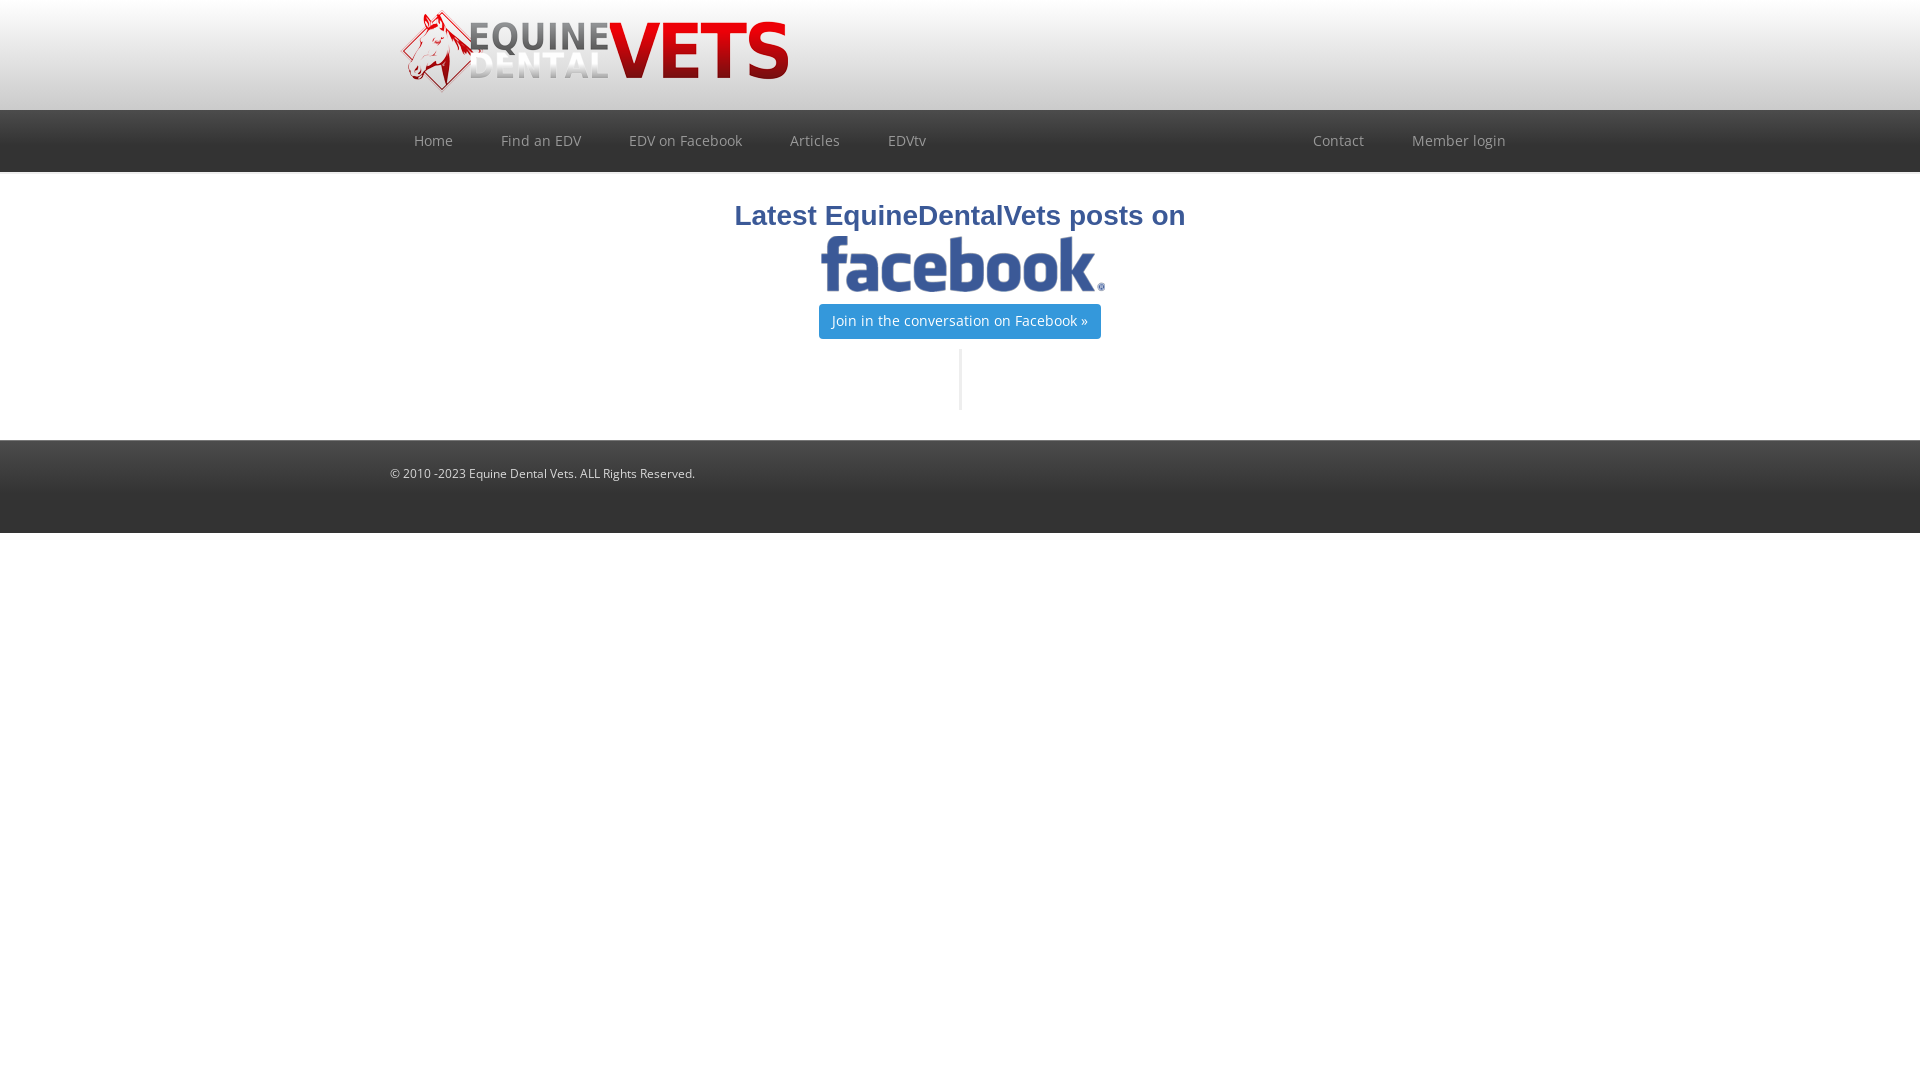 The width and height of the screenshot is (1920, 1080). Describe the element at coordinates (1459, 140) in the screenshot. I see `'Member login'` at that location.